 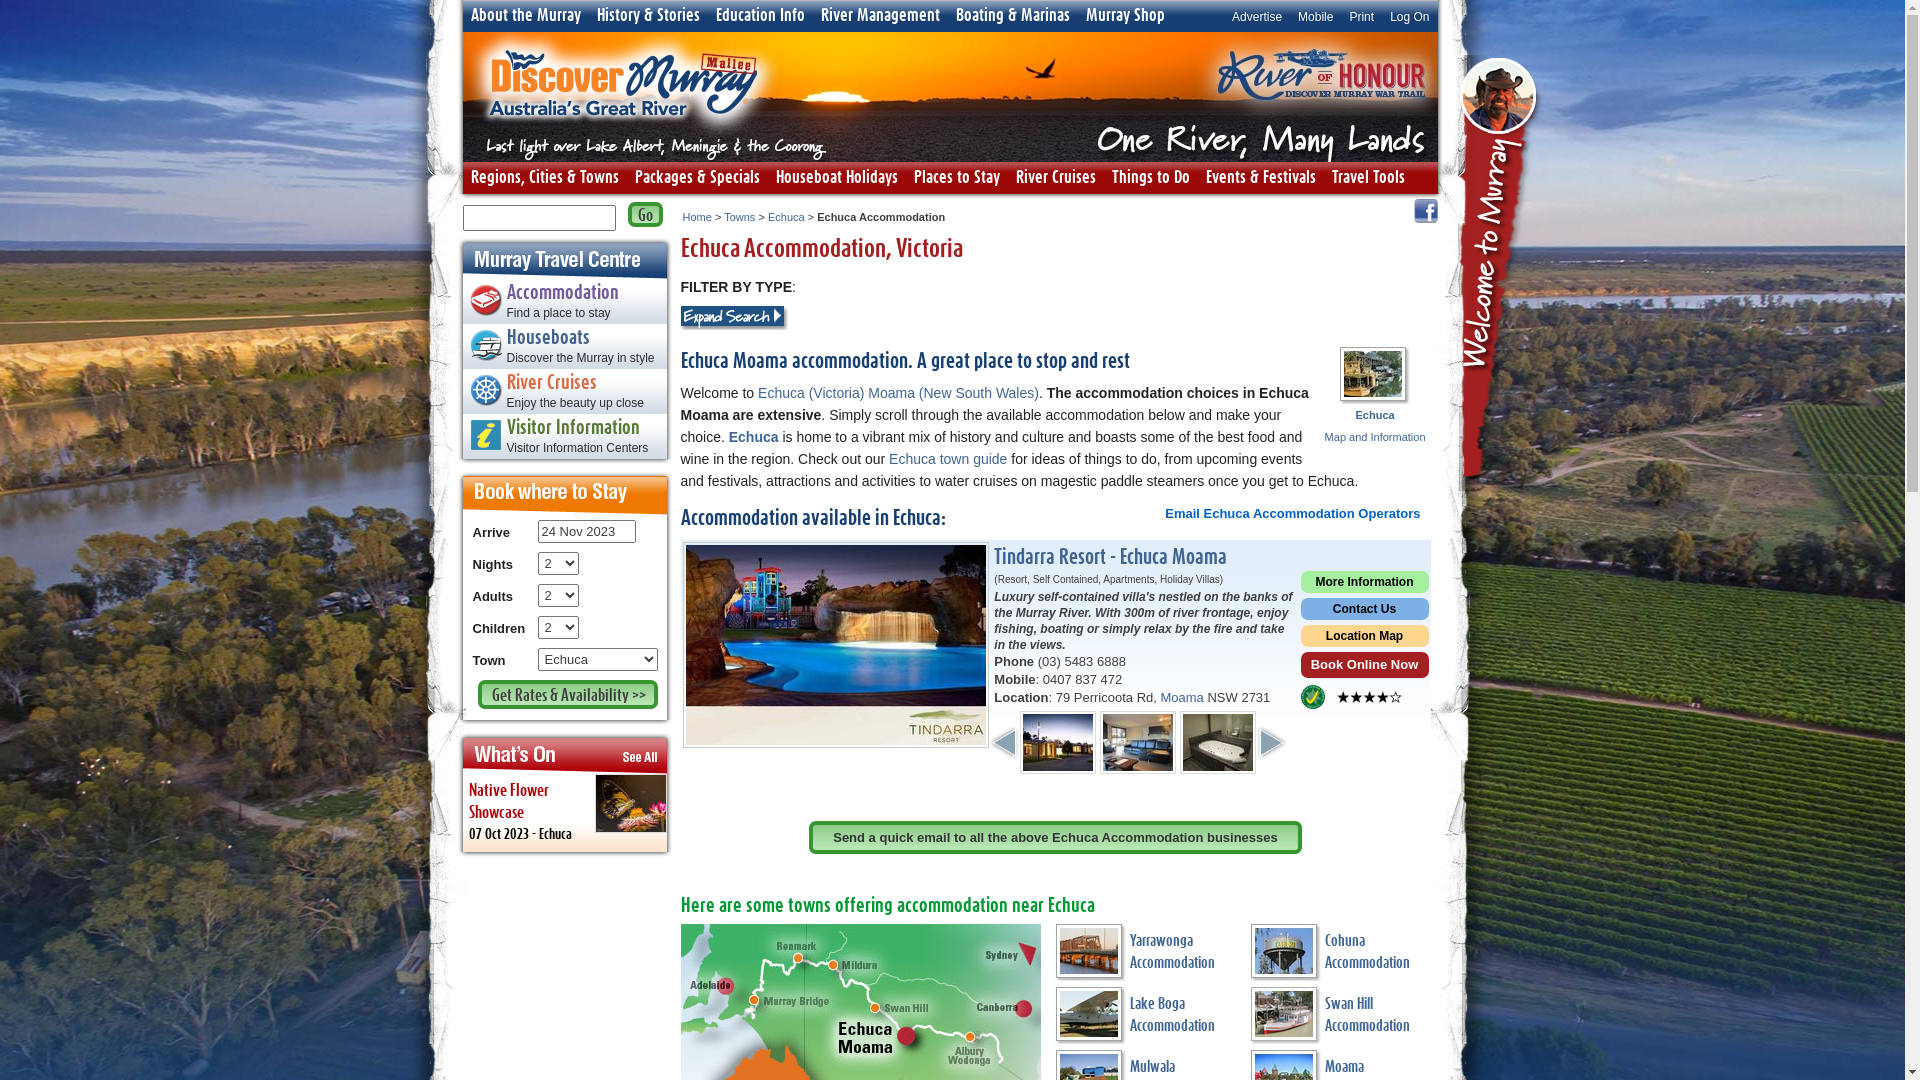 What do you see at coordinates (647, 15) in the screenshot?
I see `'History & Stories'` at bounding box center [647, 15].